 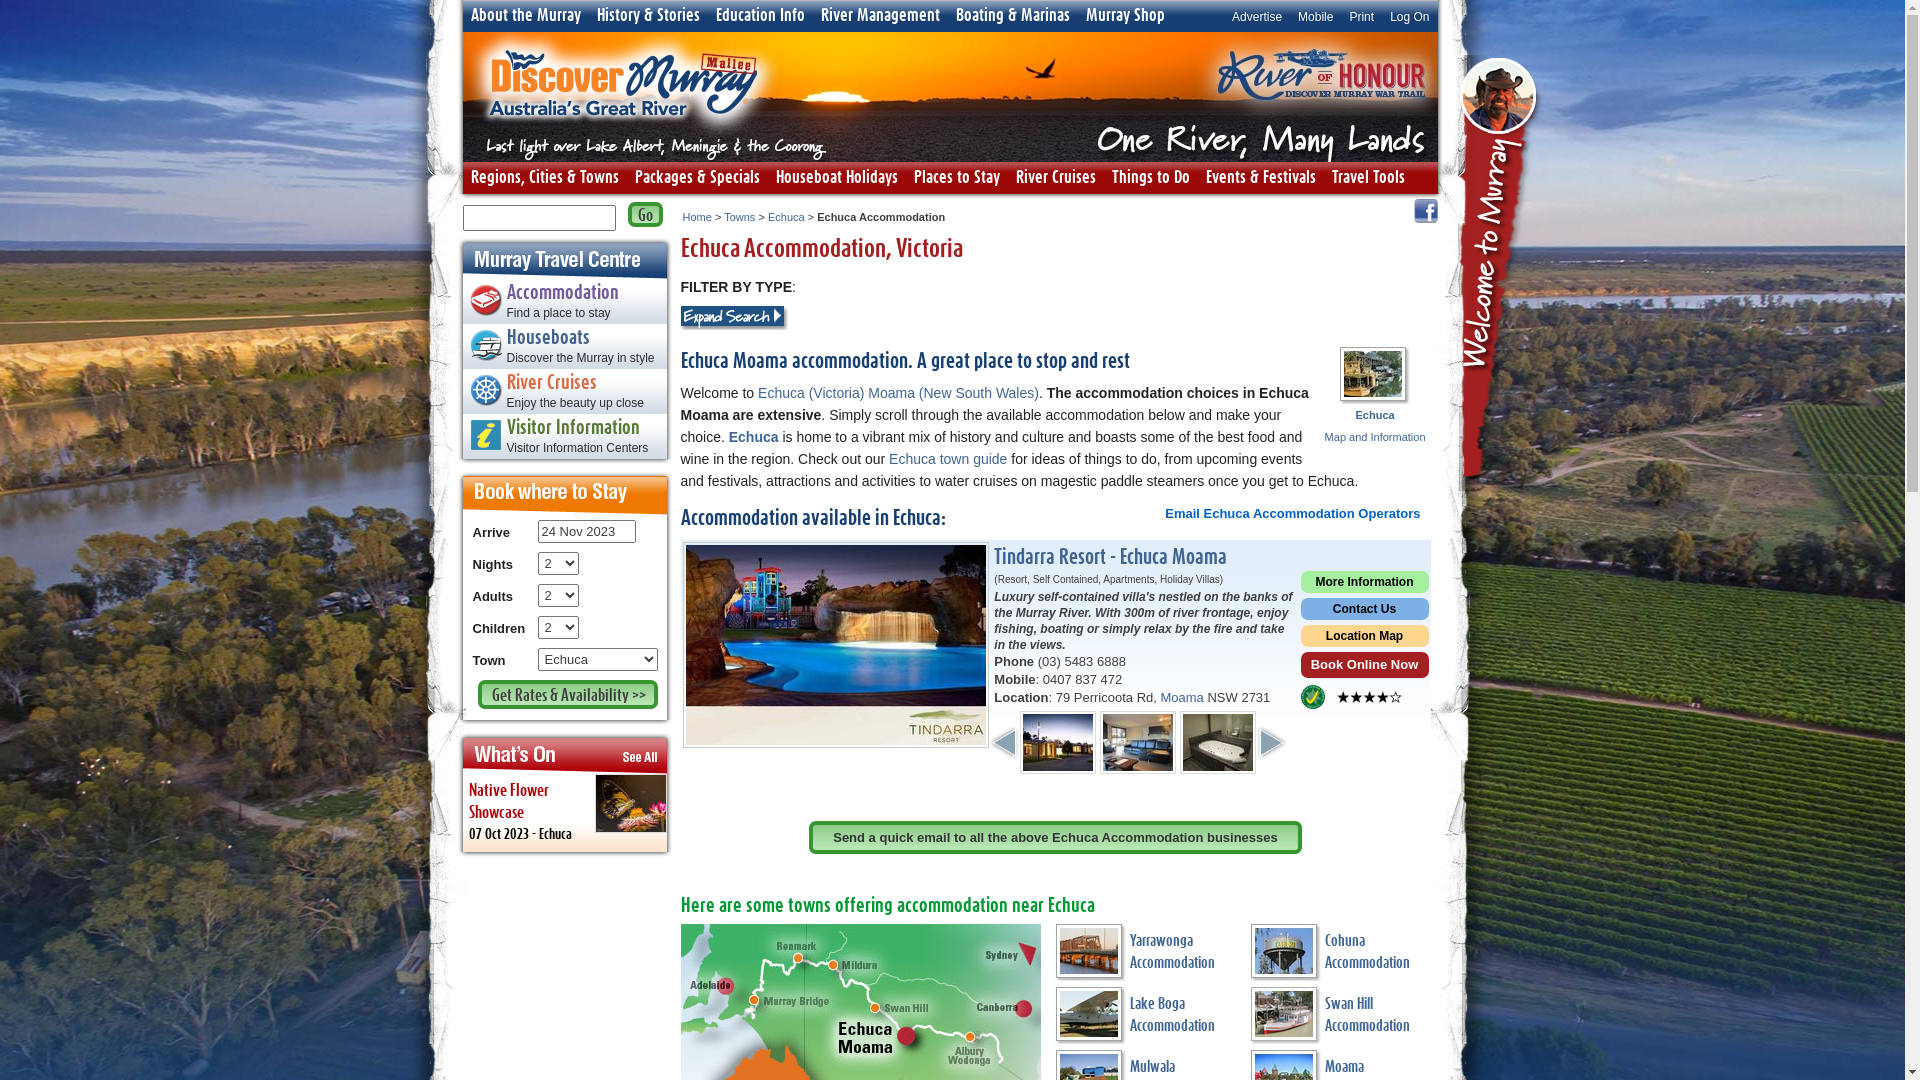 What do you see at coordinates (647, 15) in the screenshot?
I see `'History & Stories'` at bounding box center [647, 15].